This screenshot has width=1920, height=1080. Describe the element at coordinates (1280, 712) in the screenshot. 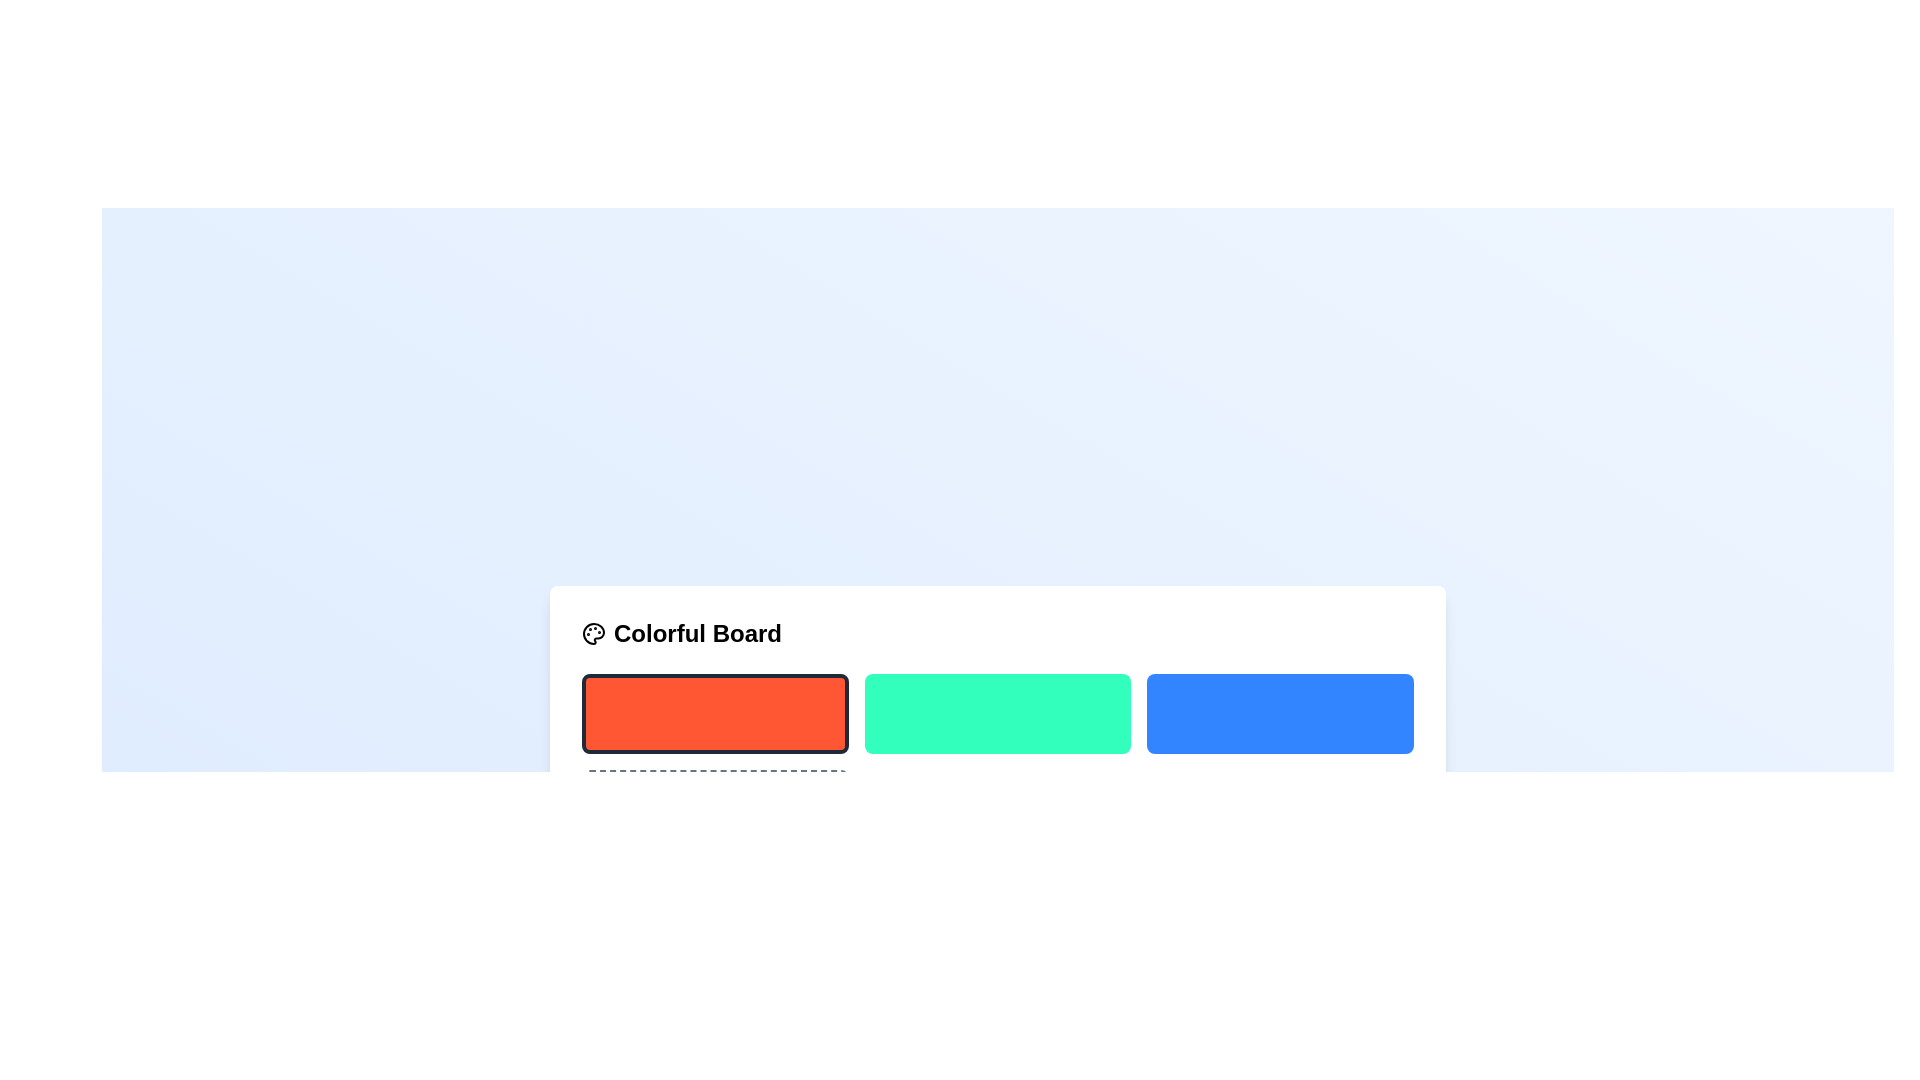

I see `the vibrant blue button with rounded corners that is positioned to the right of a light green button and far-right from a red button` at that location.